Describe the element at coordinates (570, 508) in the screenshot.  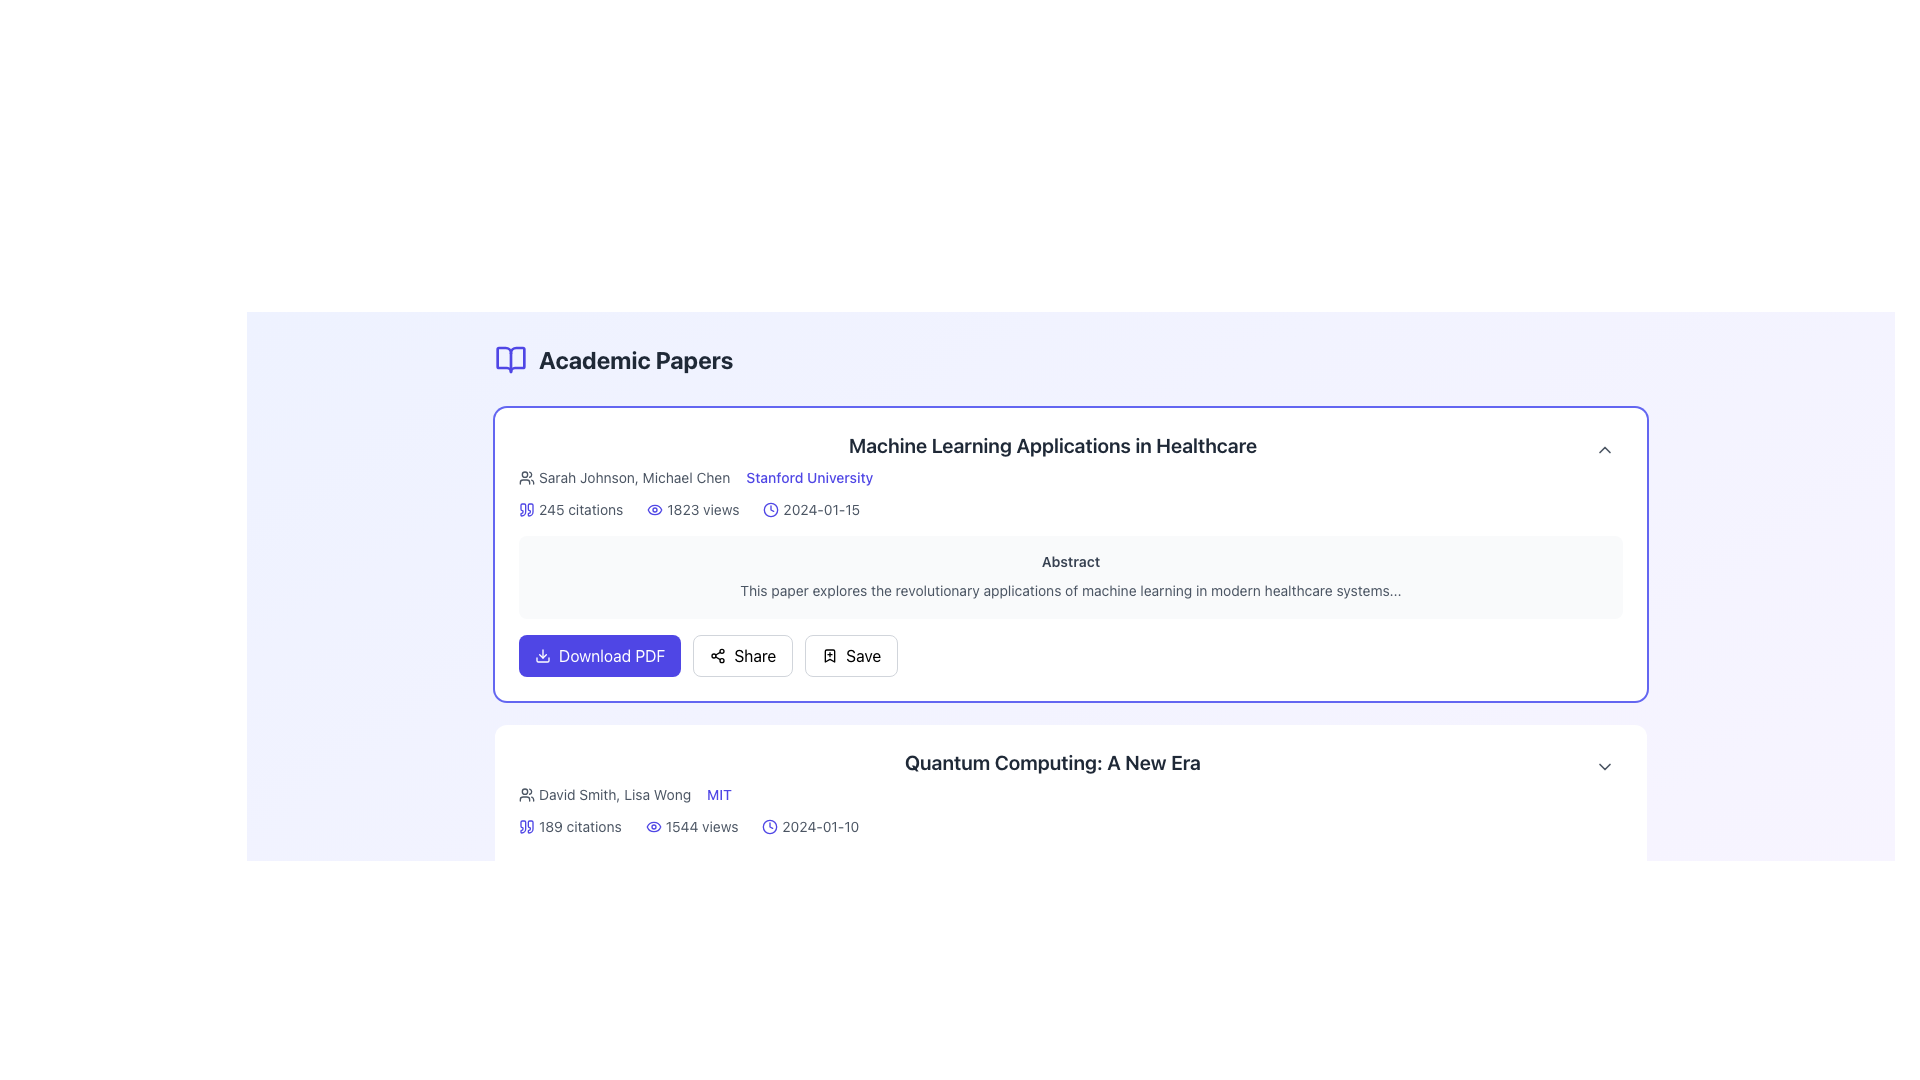
I see `the text with icon displaying the number of citations received by the paper, which is located in the metadata section of the topmost listed academic paper` at that location.